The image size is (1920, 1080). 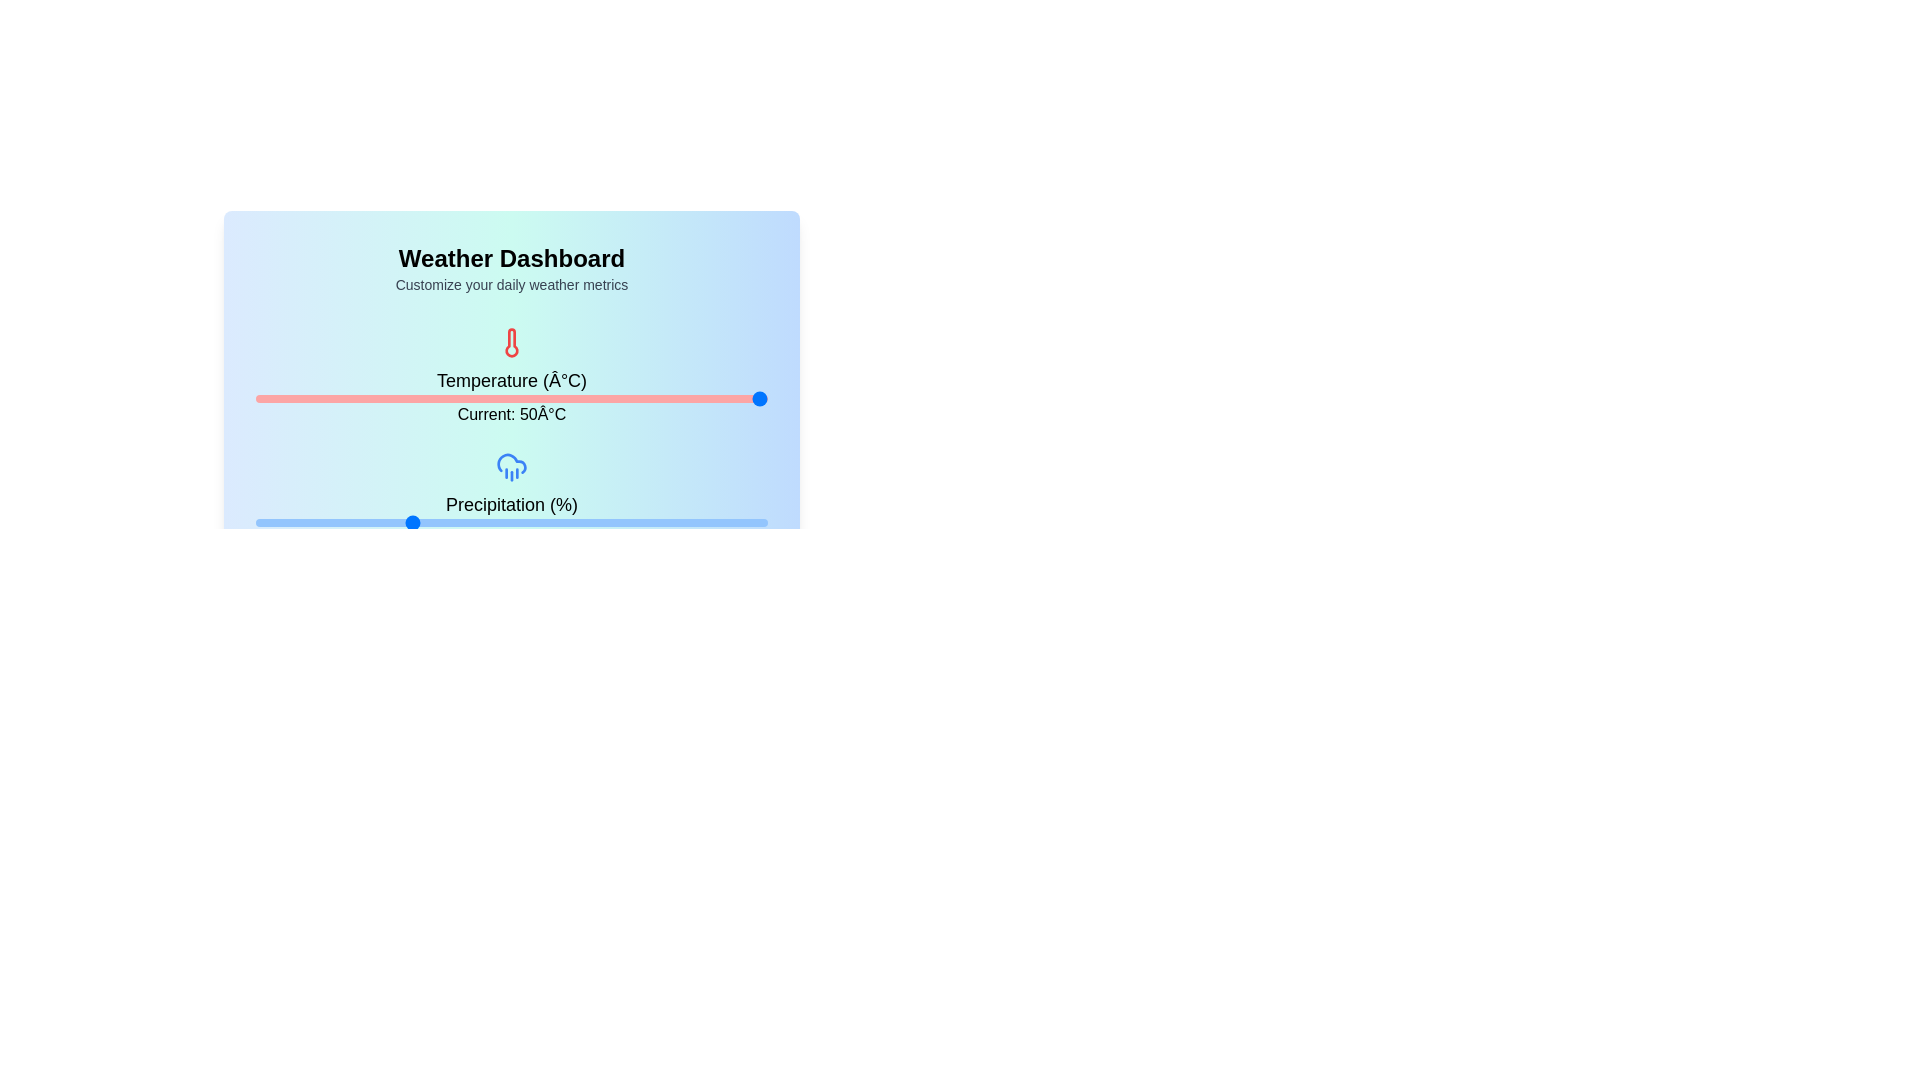 I want to click on the thermometer icon which is styled in red and is located above the text 'Temperature (°C)', so click(x=512, y=342).